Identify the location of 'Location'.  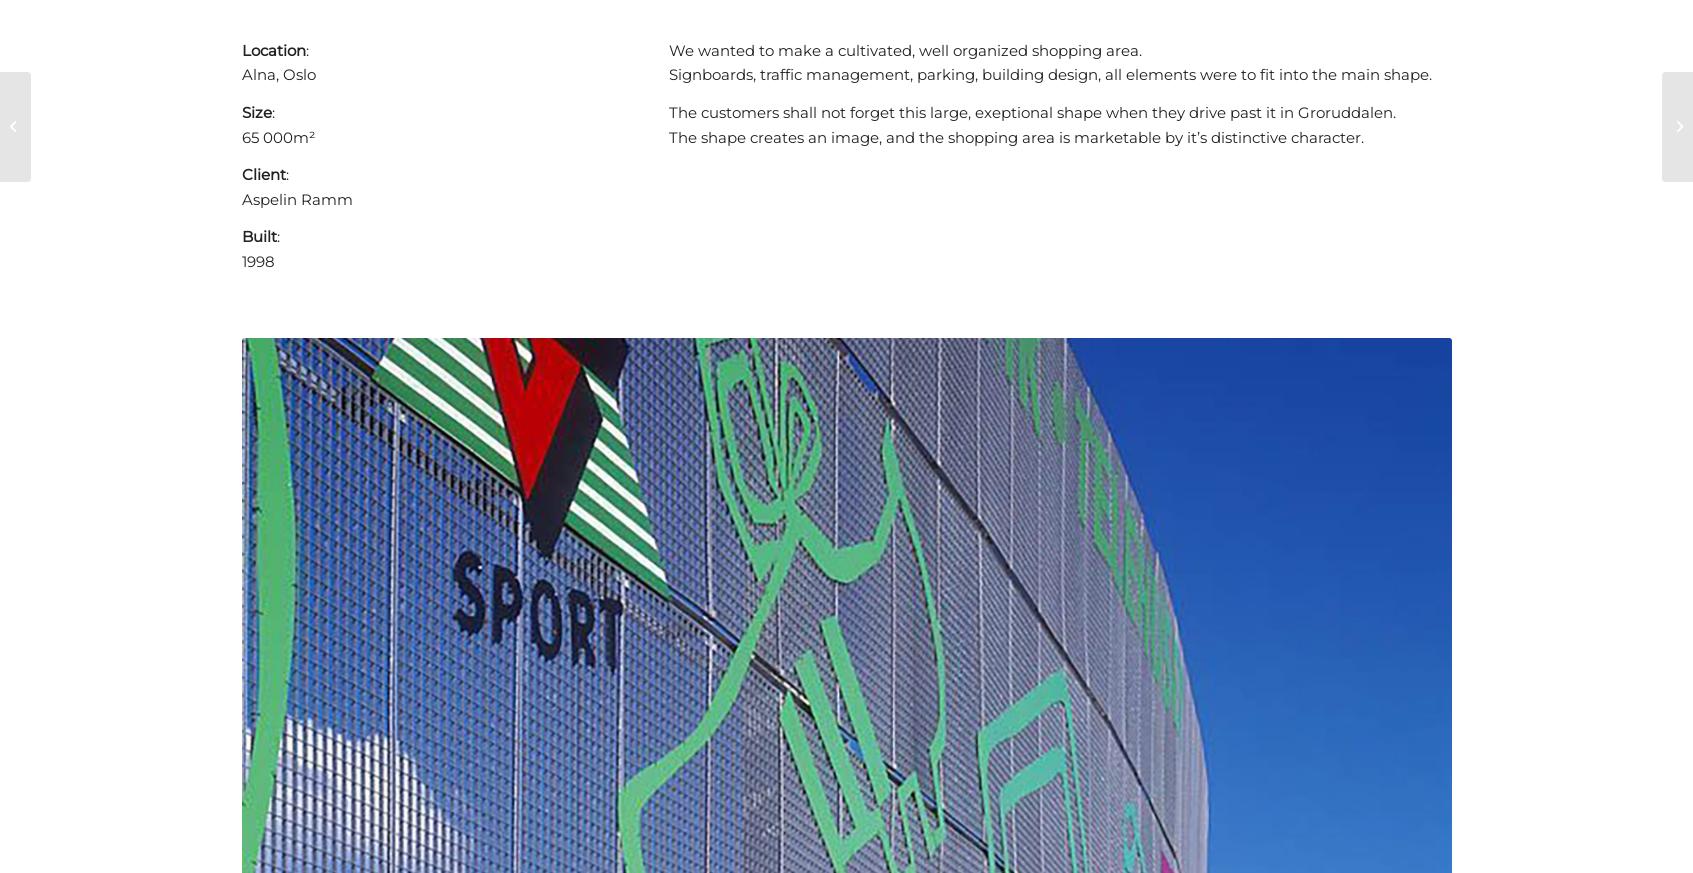
(272, 48).